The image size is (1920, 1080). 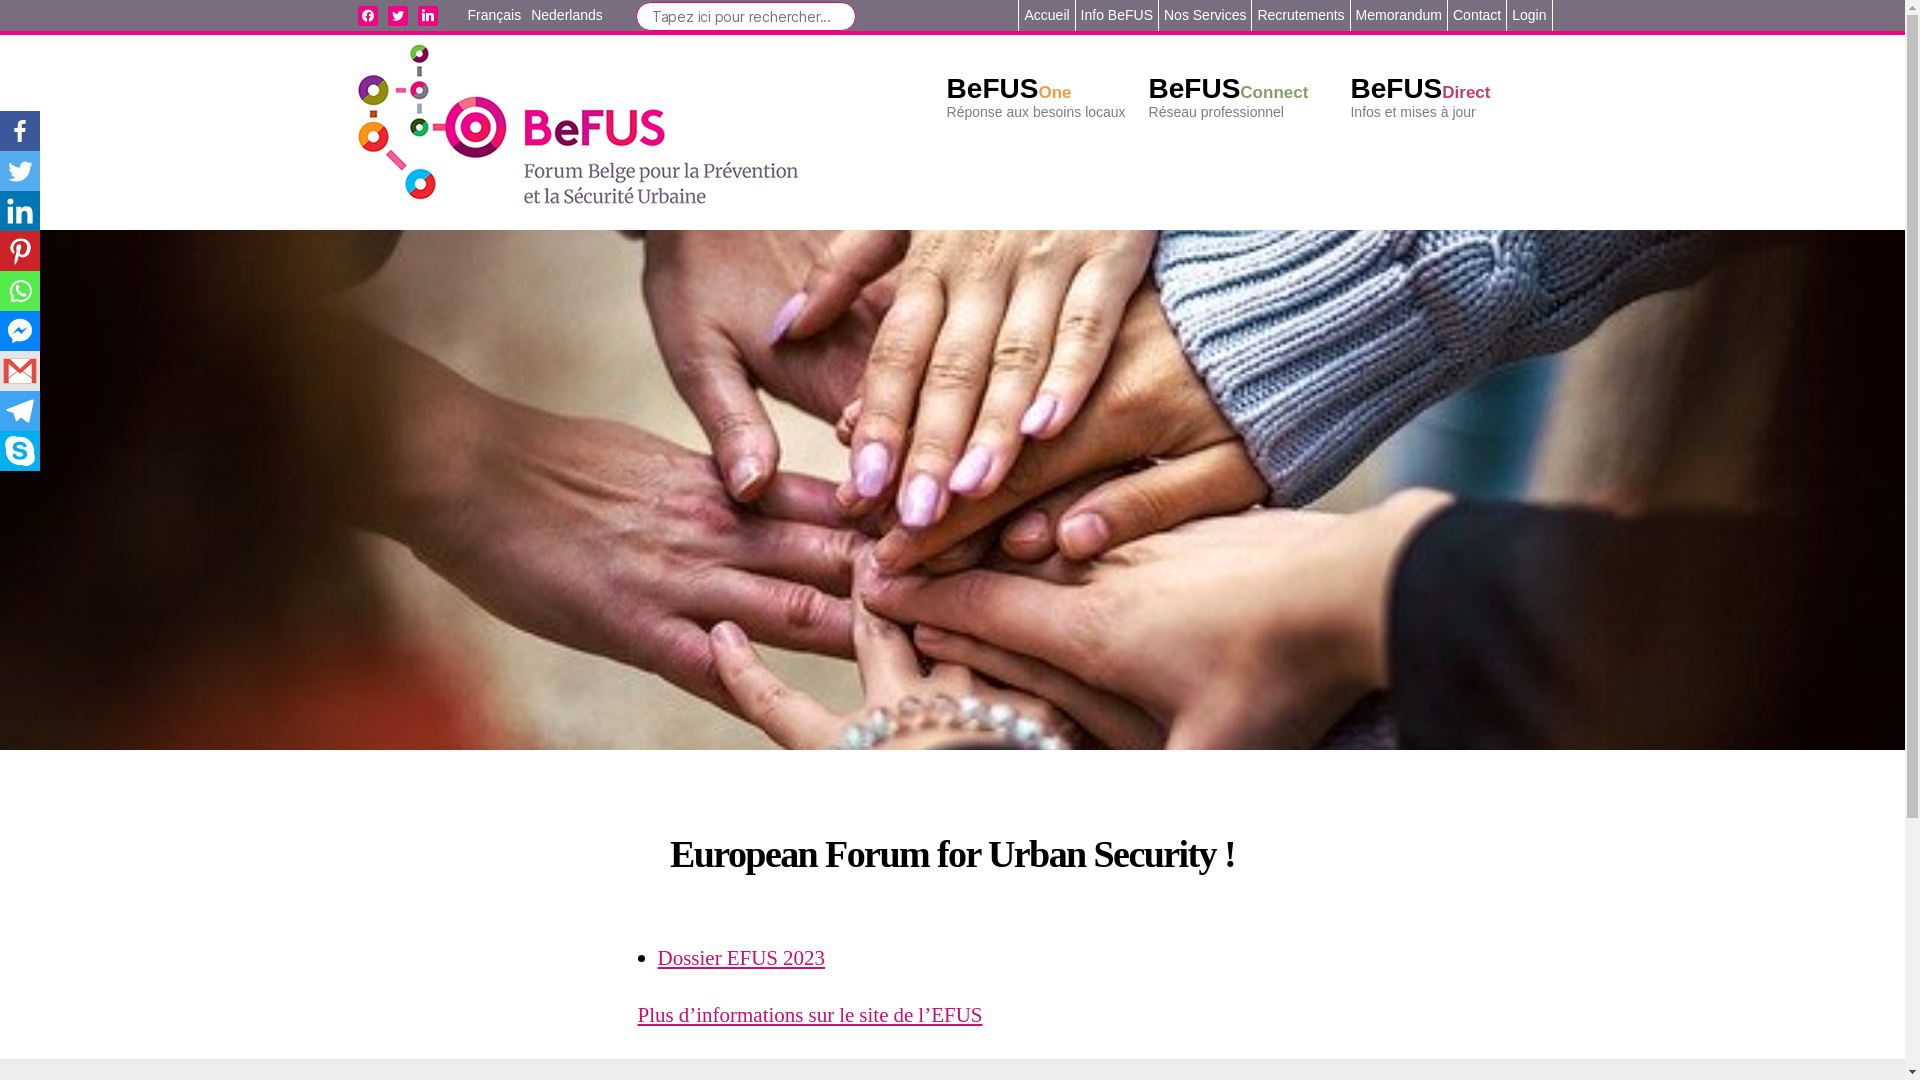 I want to click on 'BeFUSOne', so click(x=1009, y=87).